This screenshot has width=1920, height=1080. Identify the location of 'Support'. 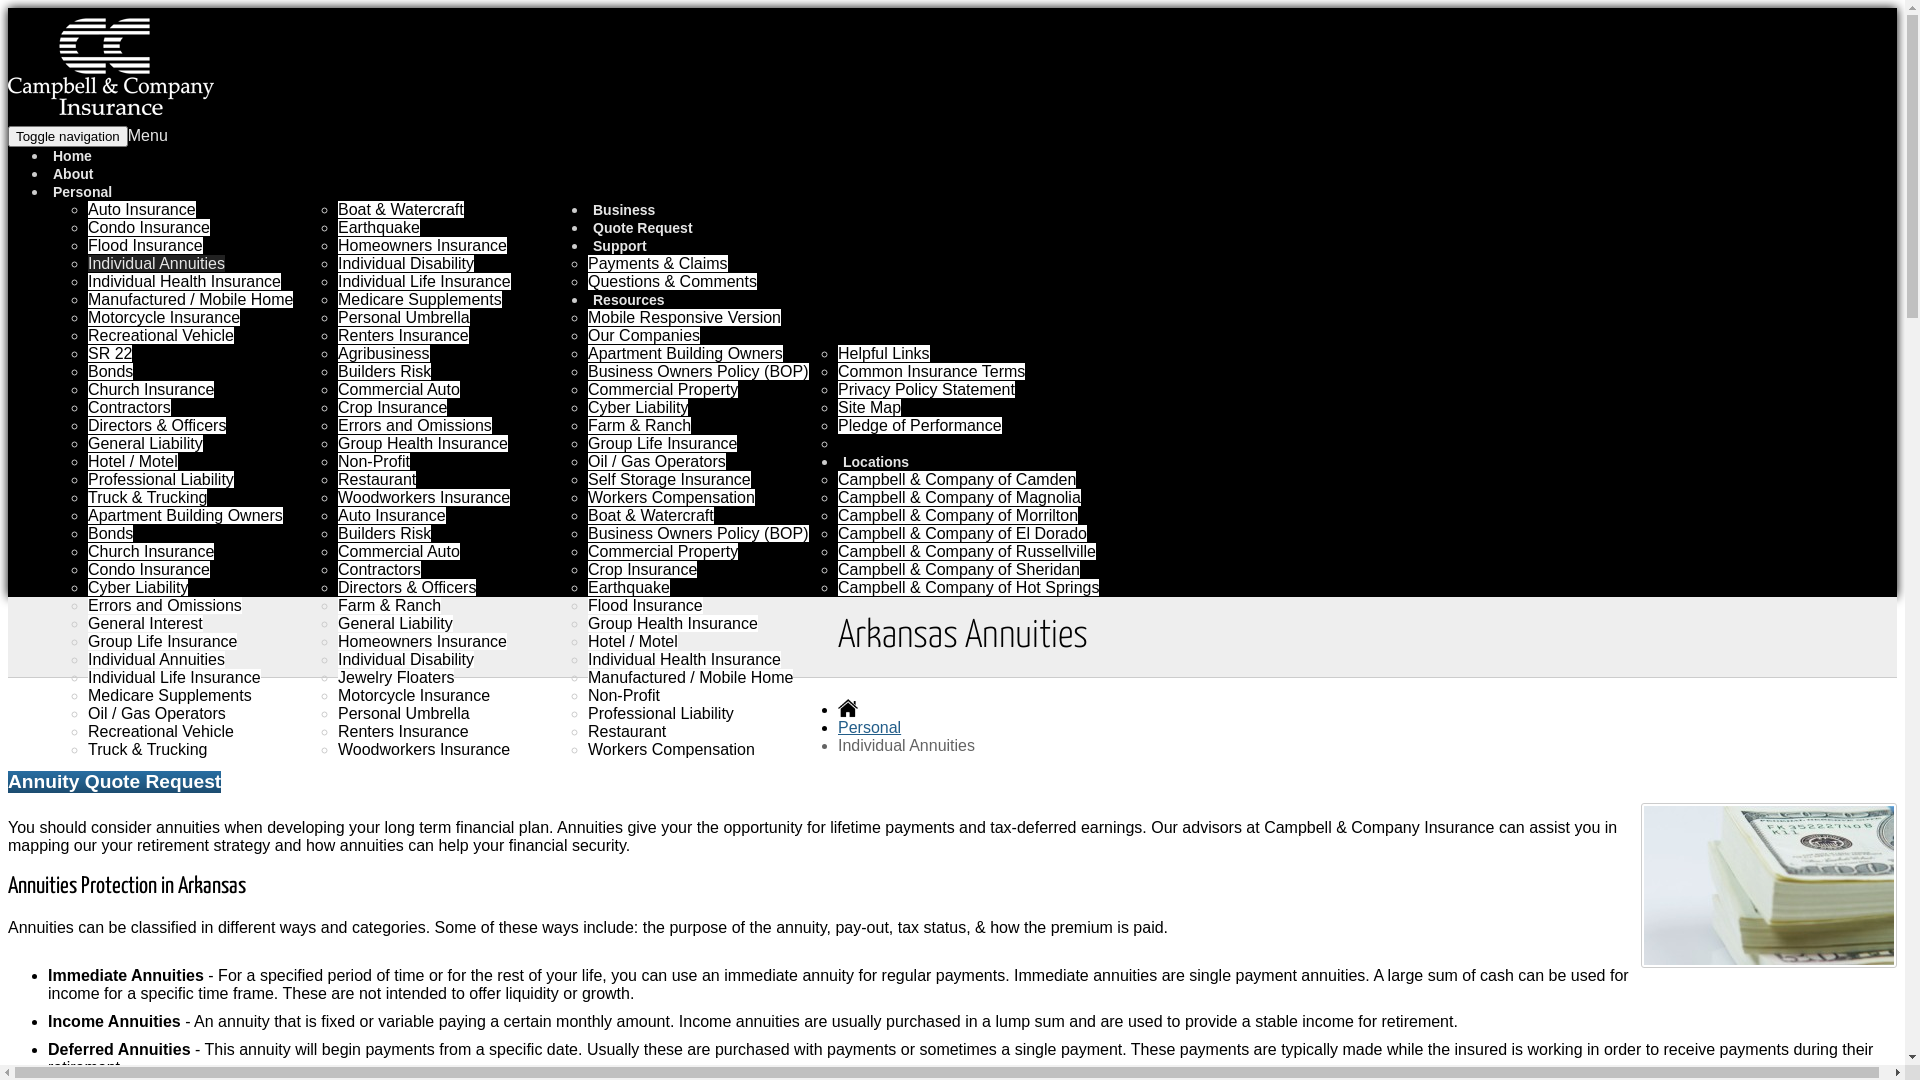
(621, 245).